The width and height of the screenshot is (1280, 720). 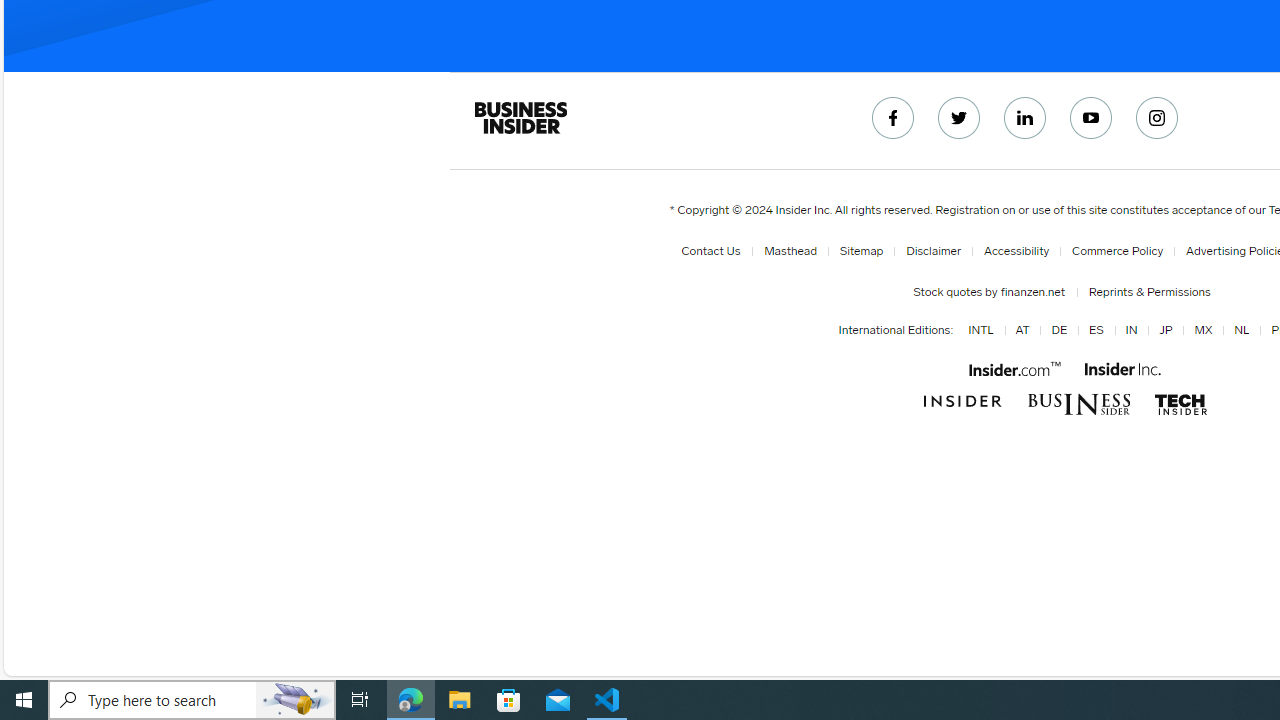 I want to click on 'Insider.com TM Logo', so click(x=1014, y=368).